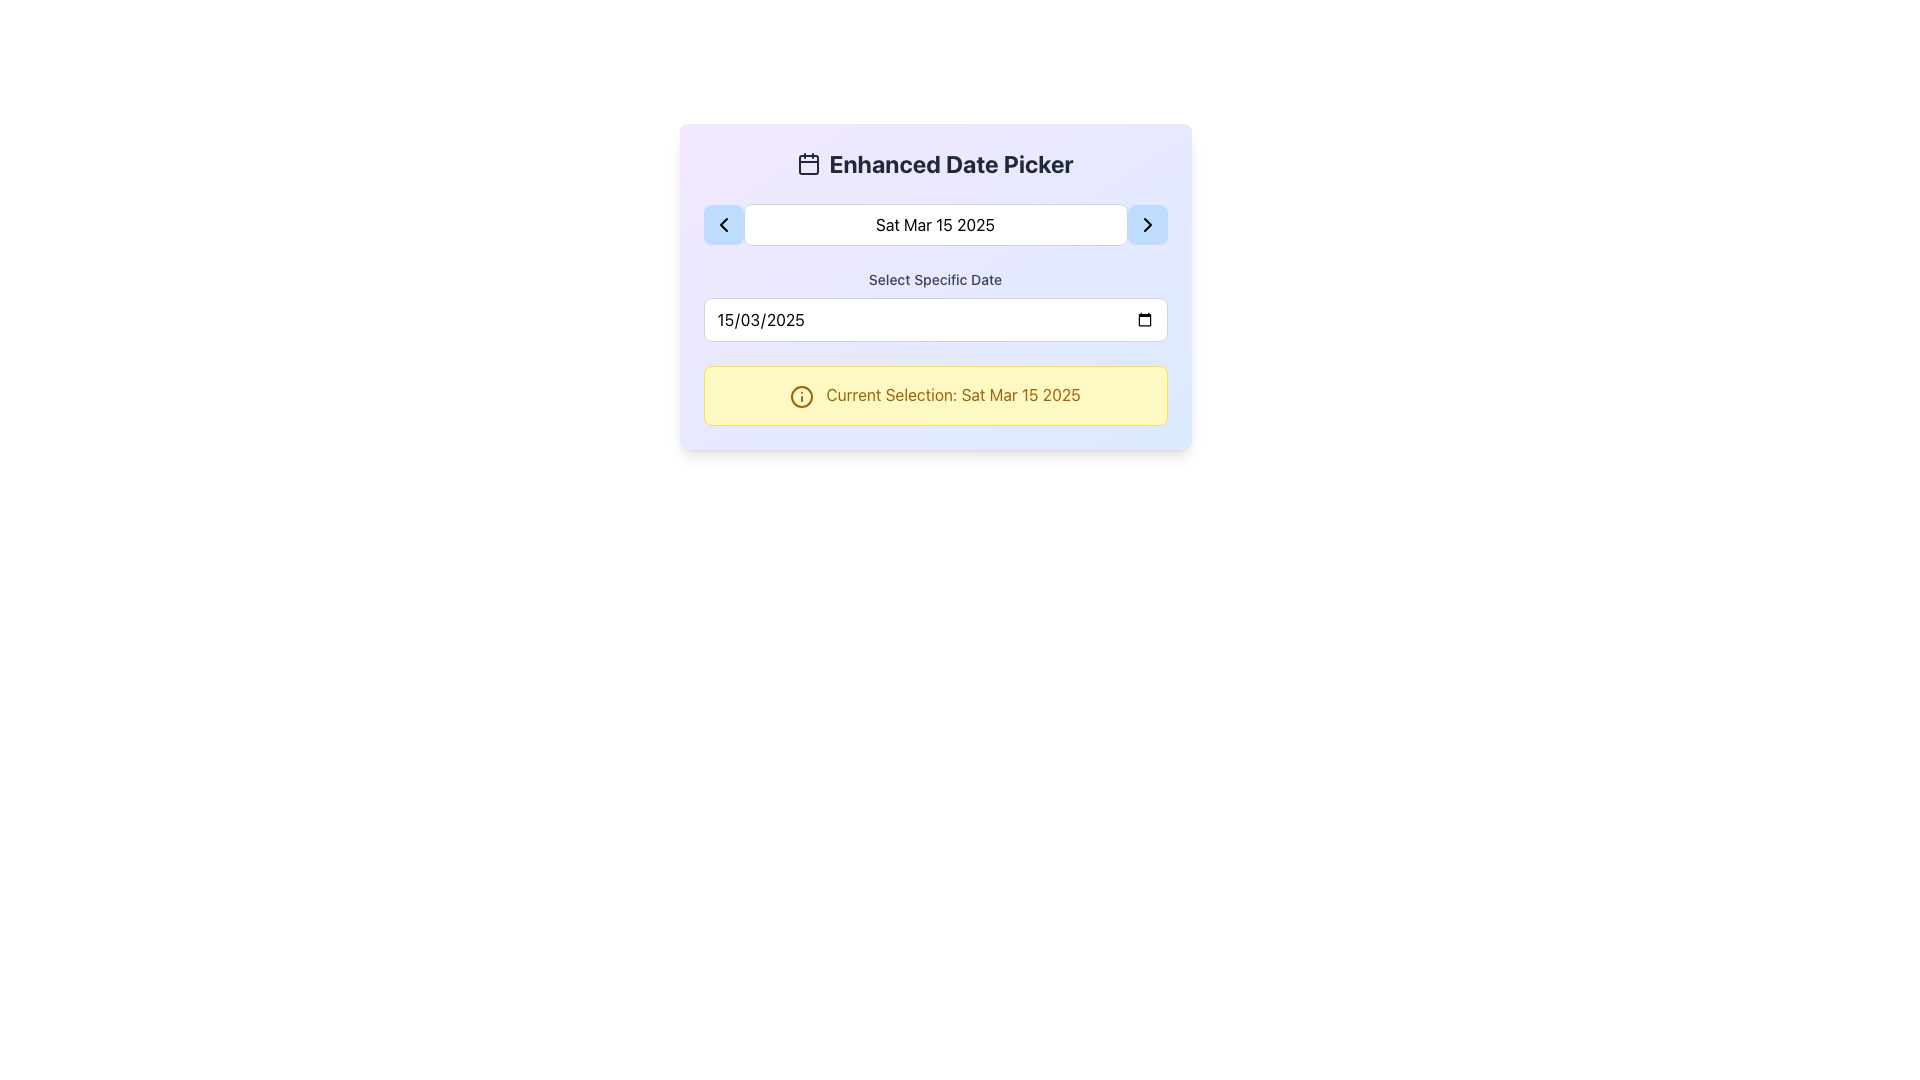 The height and width of the screenshot is (1080, 1920). I want to click on the decorative calendar icon located to the left of the header text 'Enhanced Date Picker' in the top section of the date picker widget, so click(809, 163).